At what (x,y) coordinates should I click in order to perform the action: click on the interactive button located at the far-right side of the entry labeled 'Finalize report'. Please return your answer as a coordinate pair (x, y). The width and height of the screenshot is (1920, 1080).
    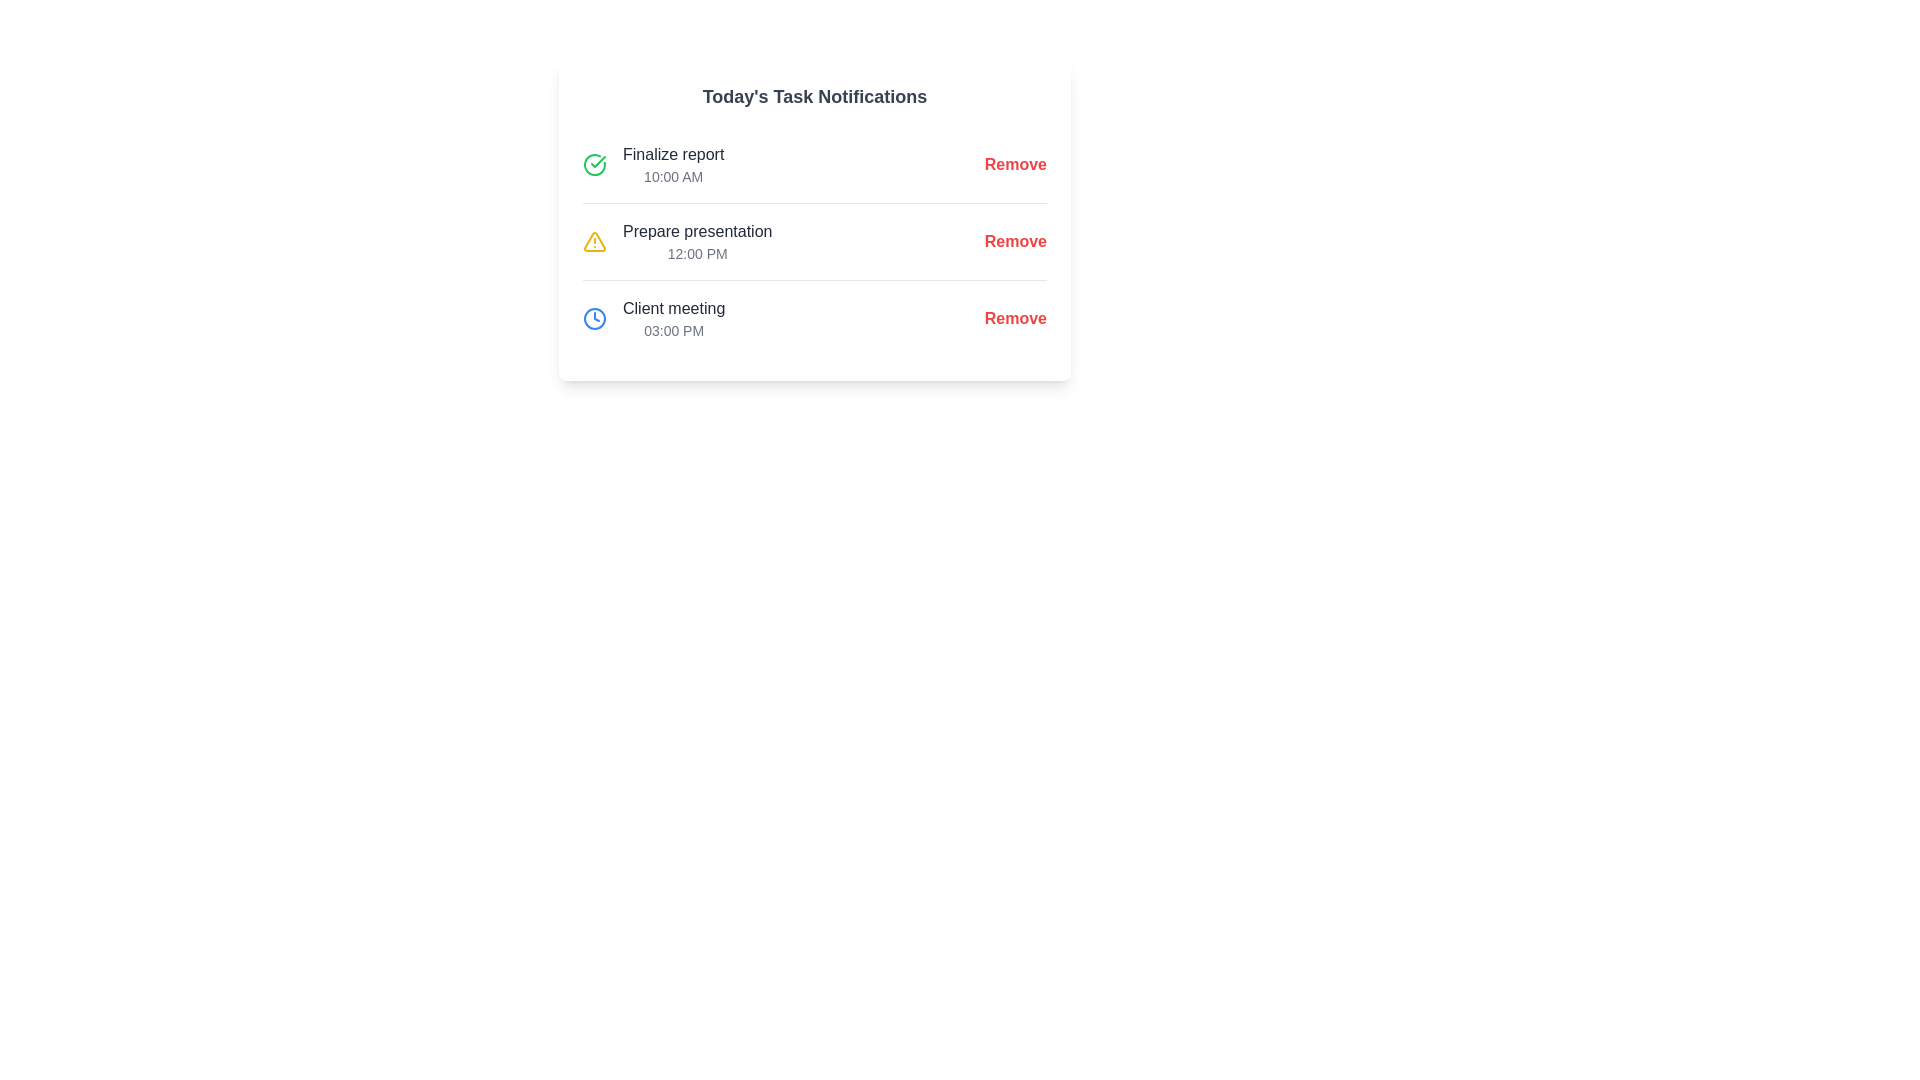
    Looking at the image, I should click on (1015, 164).